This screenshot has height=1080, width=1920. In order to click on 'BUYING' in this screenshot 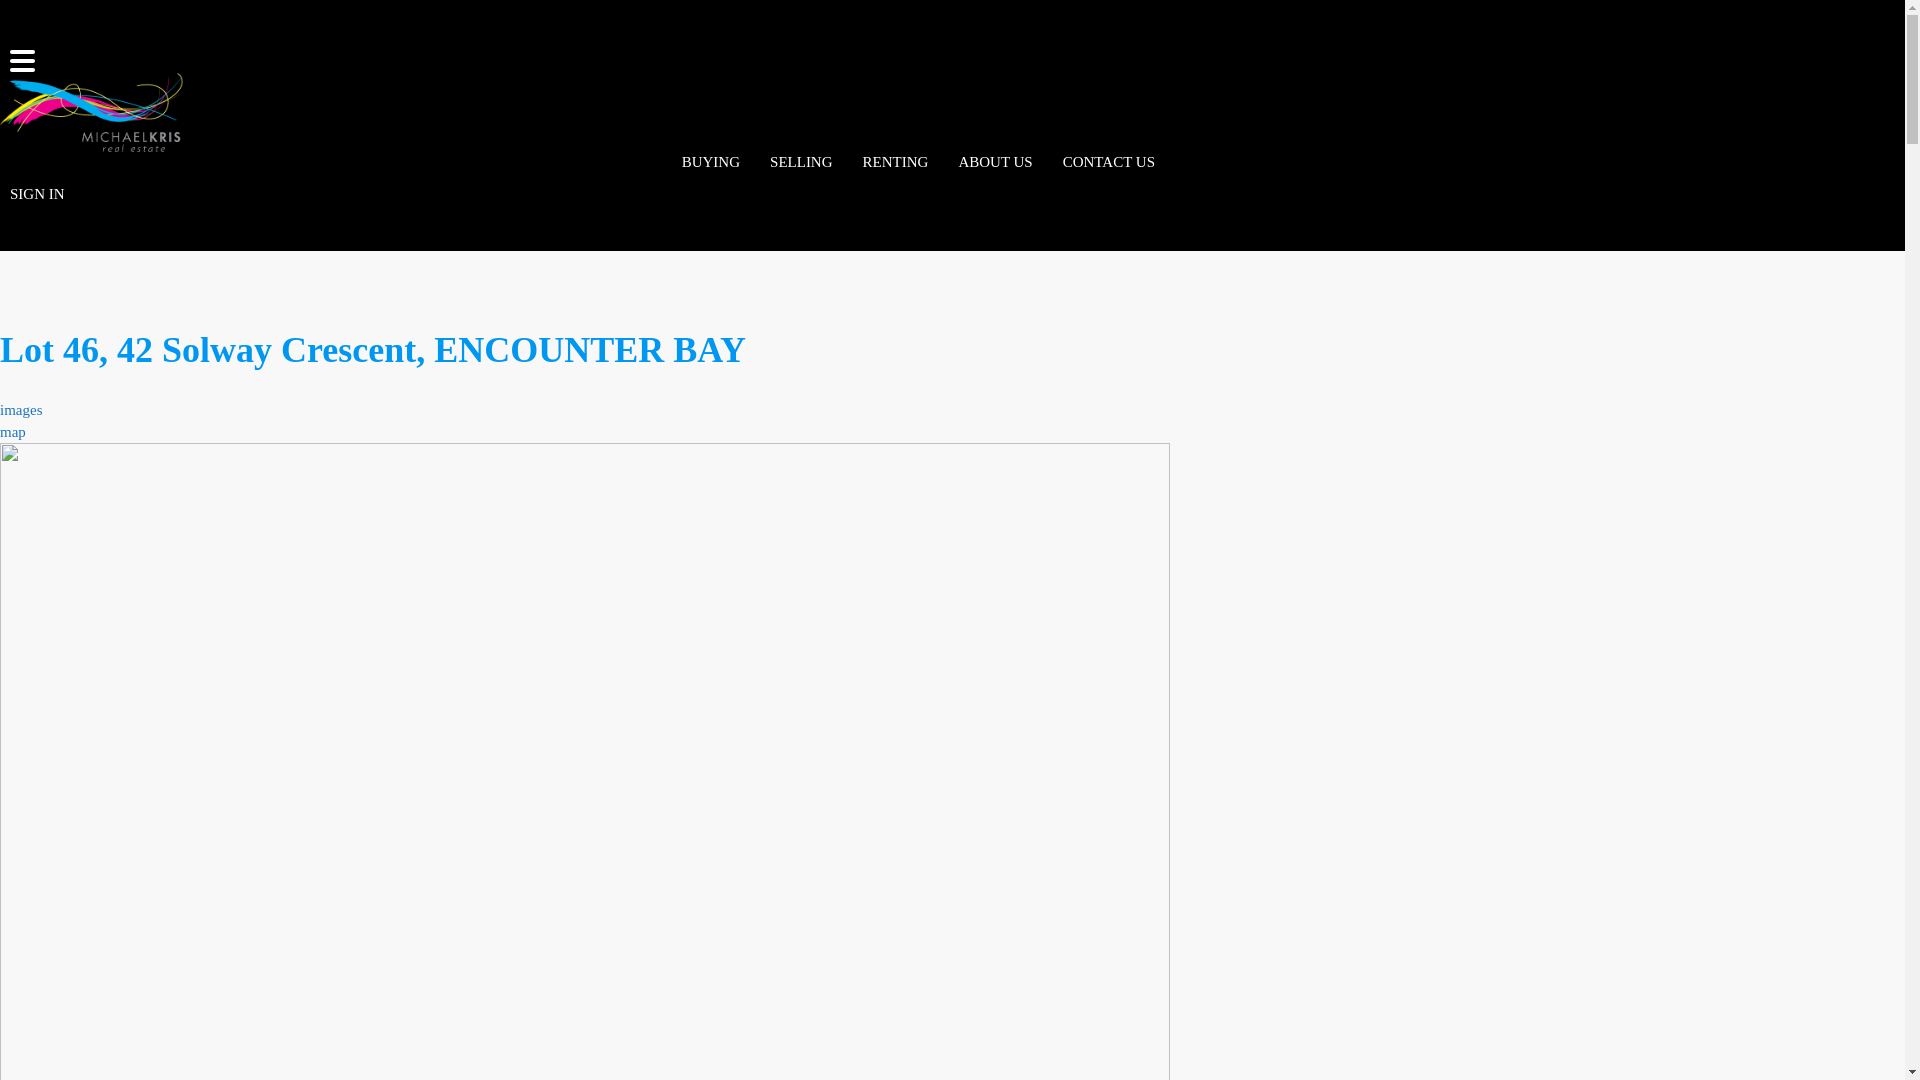, I will do `click(710, 161)`.